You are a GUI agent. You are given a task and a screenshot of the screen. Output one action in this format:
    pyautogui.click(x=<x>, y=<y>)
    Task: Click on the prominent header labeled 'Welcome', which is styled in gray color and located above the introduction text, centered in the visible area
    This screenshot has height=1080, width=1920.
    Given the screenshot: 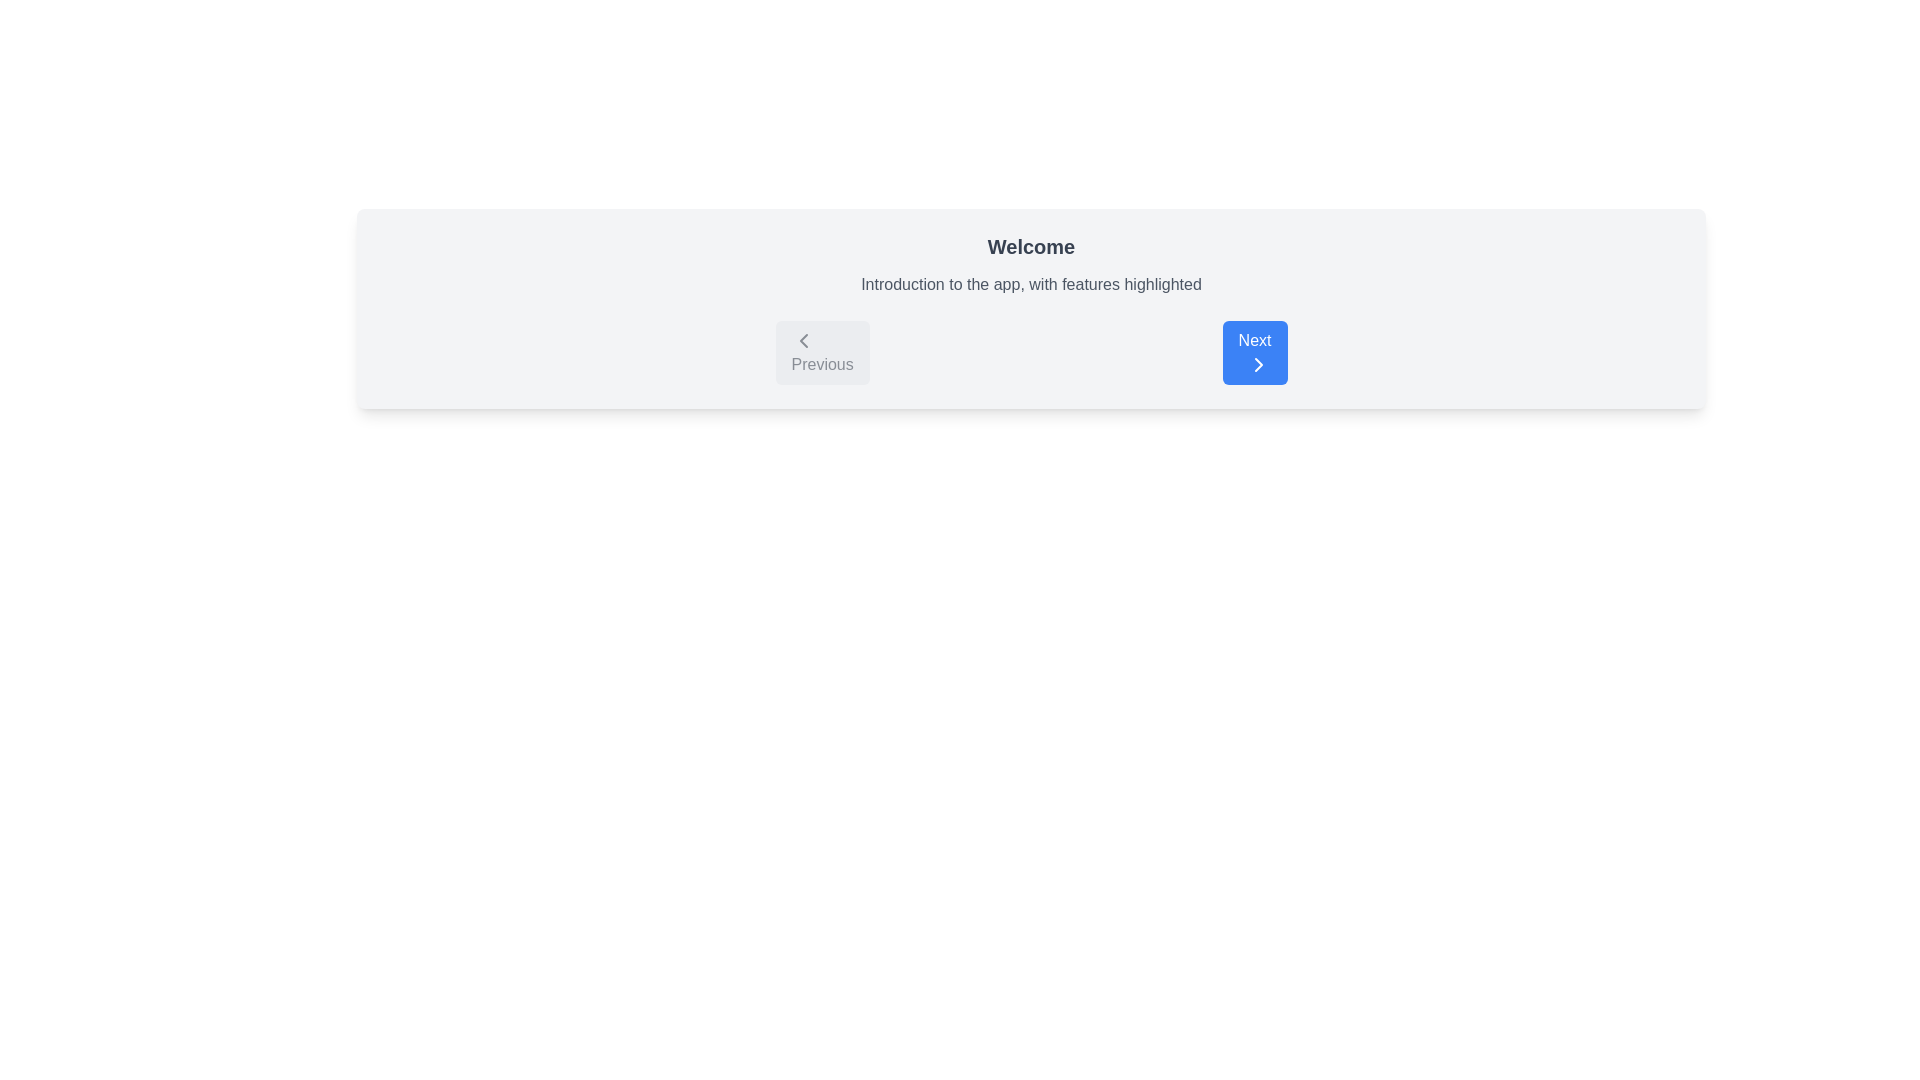 What is the action you would take?
    pyautogui.click(x=1031, y=245)
    